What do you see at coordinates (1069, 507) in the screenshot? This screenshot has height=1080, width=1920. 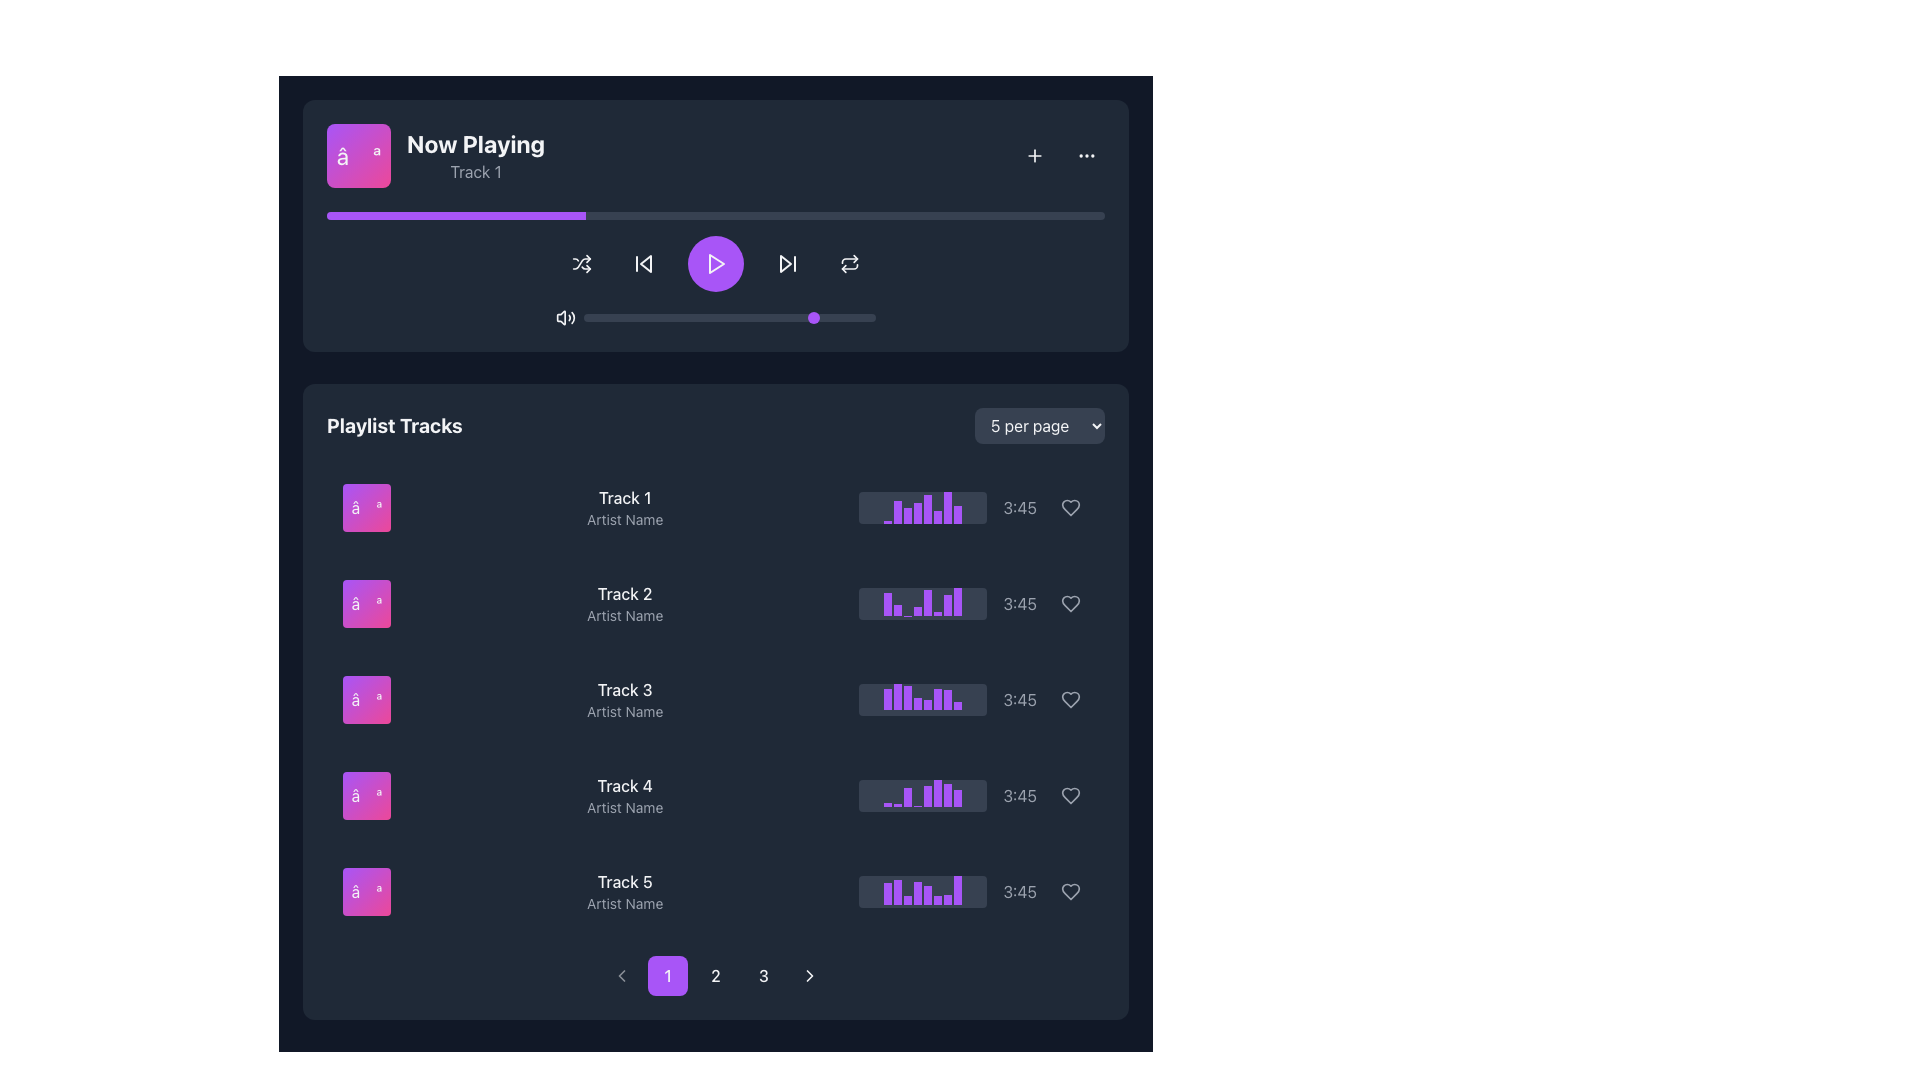 I see `the 'favorite' icon button in the fifth column of the playlist table for 'Track 1', which is located near the duration text '3:45'` at bounding box center [1069, 507].